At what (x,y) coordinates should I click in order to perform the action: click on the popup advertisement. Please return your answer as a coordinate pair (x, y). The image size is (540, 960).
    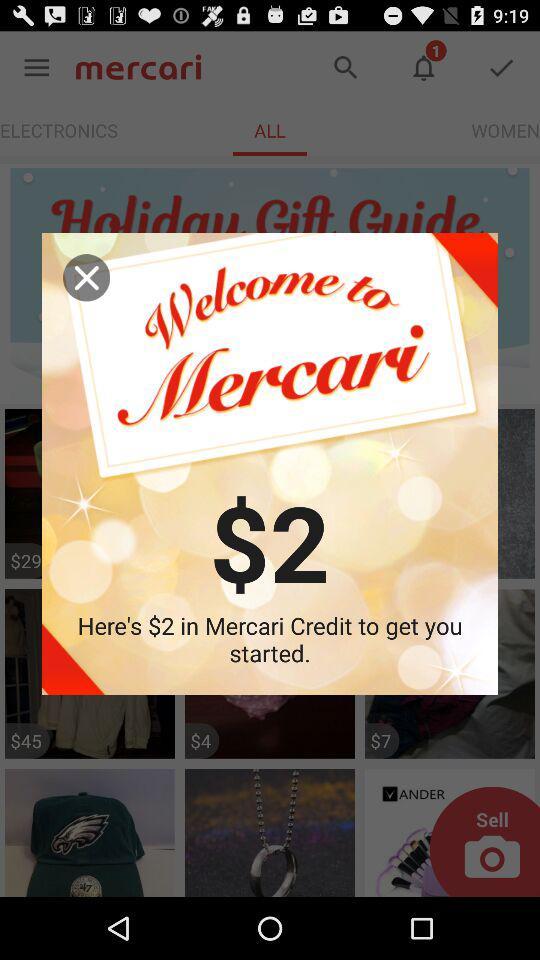
    Looking at the image, I should click on (85, 276).